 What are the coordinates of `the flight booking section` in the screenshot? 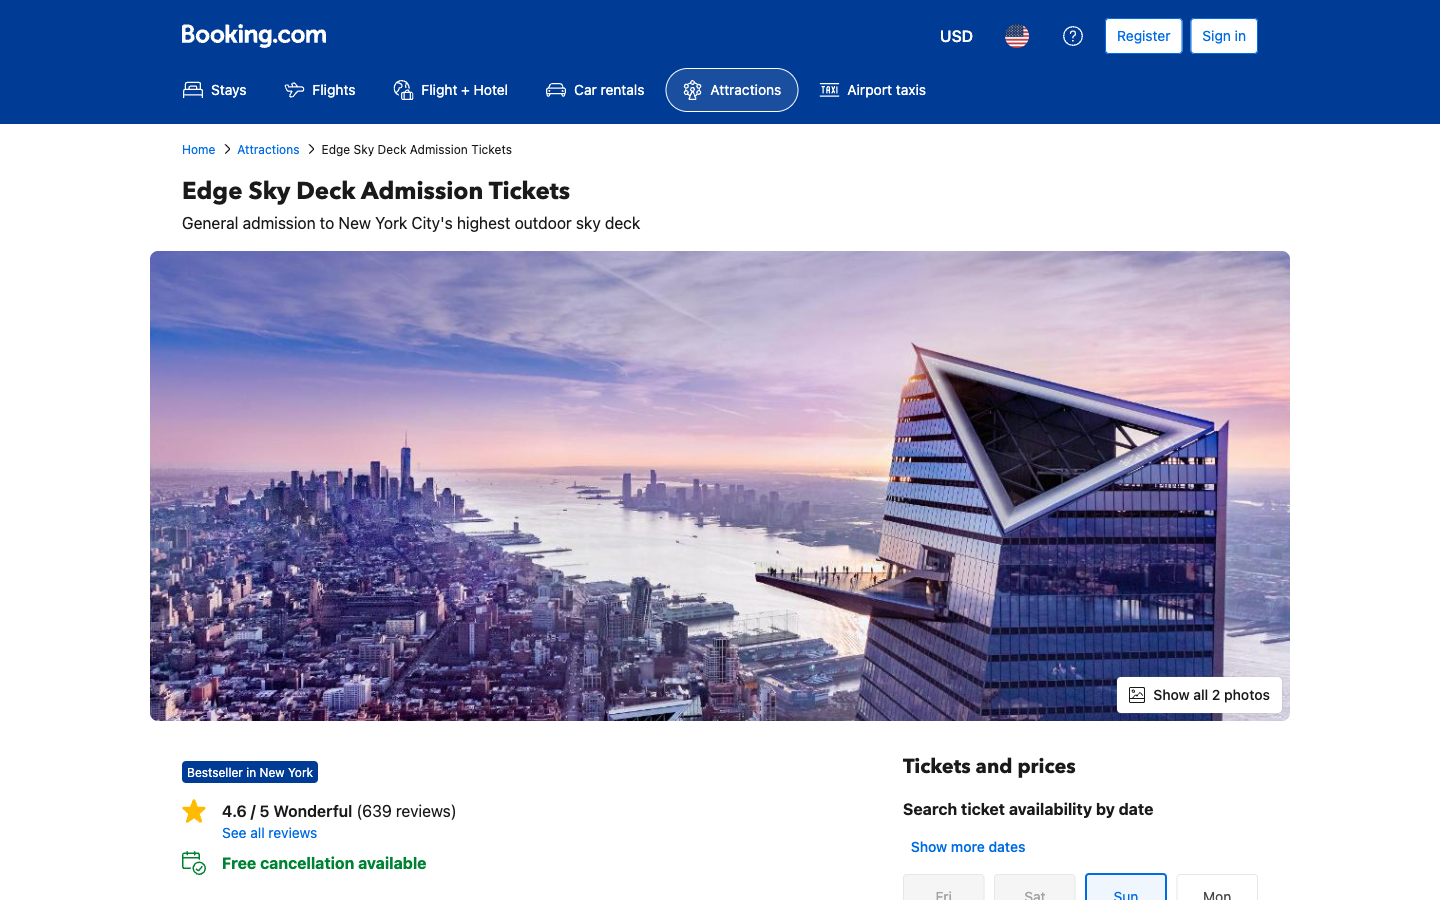 It's located at (319, 89).